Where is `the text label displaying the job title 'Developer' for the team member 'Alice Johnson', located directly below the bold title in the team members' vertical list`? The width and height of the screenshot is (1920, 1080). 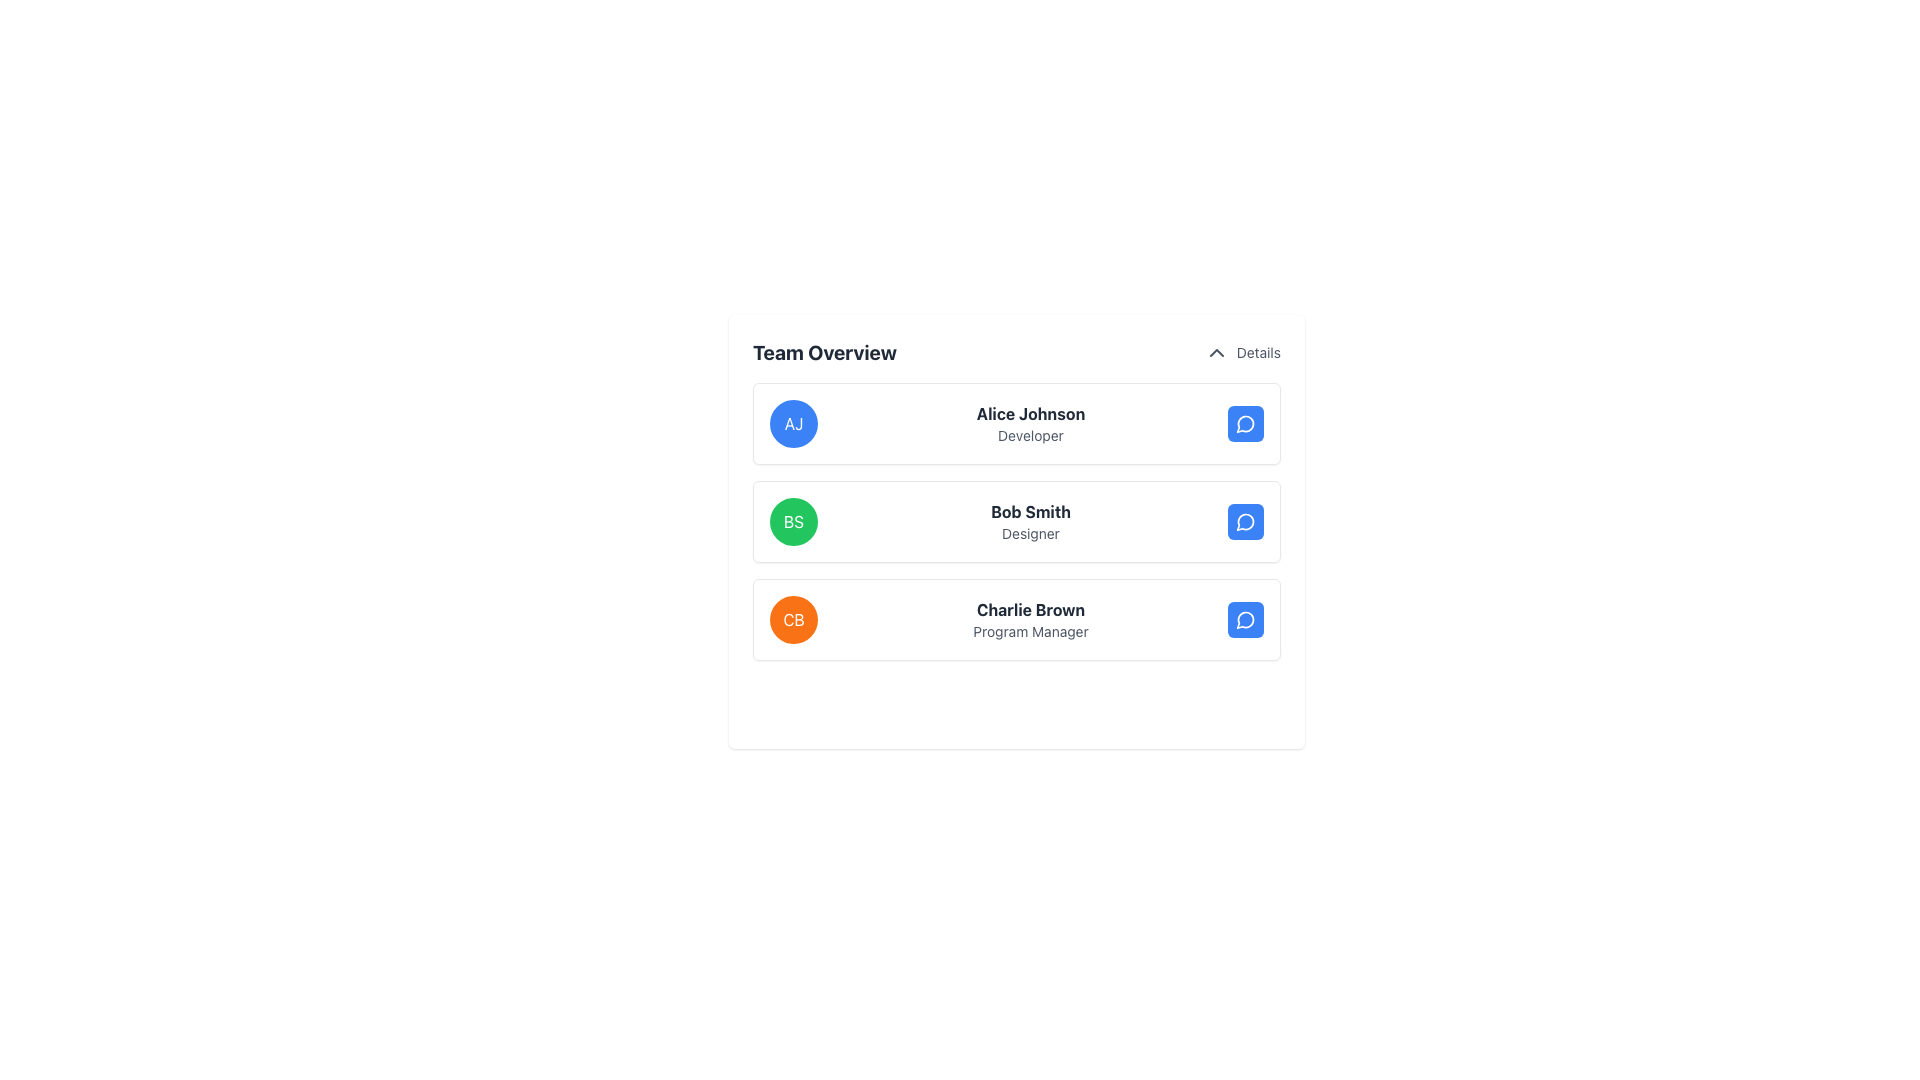
the text label displaying the job title 'Developer' for the team member 'Alice Johnson', located directly below the bold title in the team members' vertical list is located at coordinates (1031, 434).